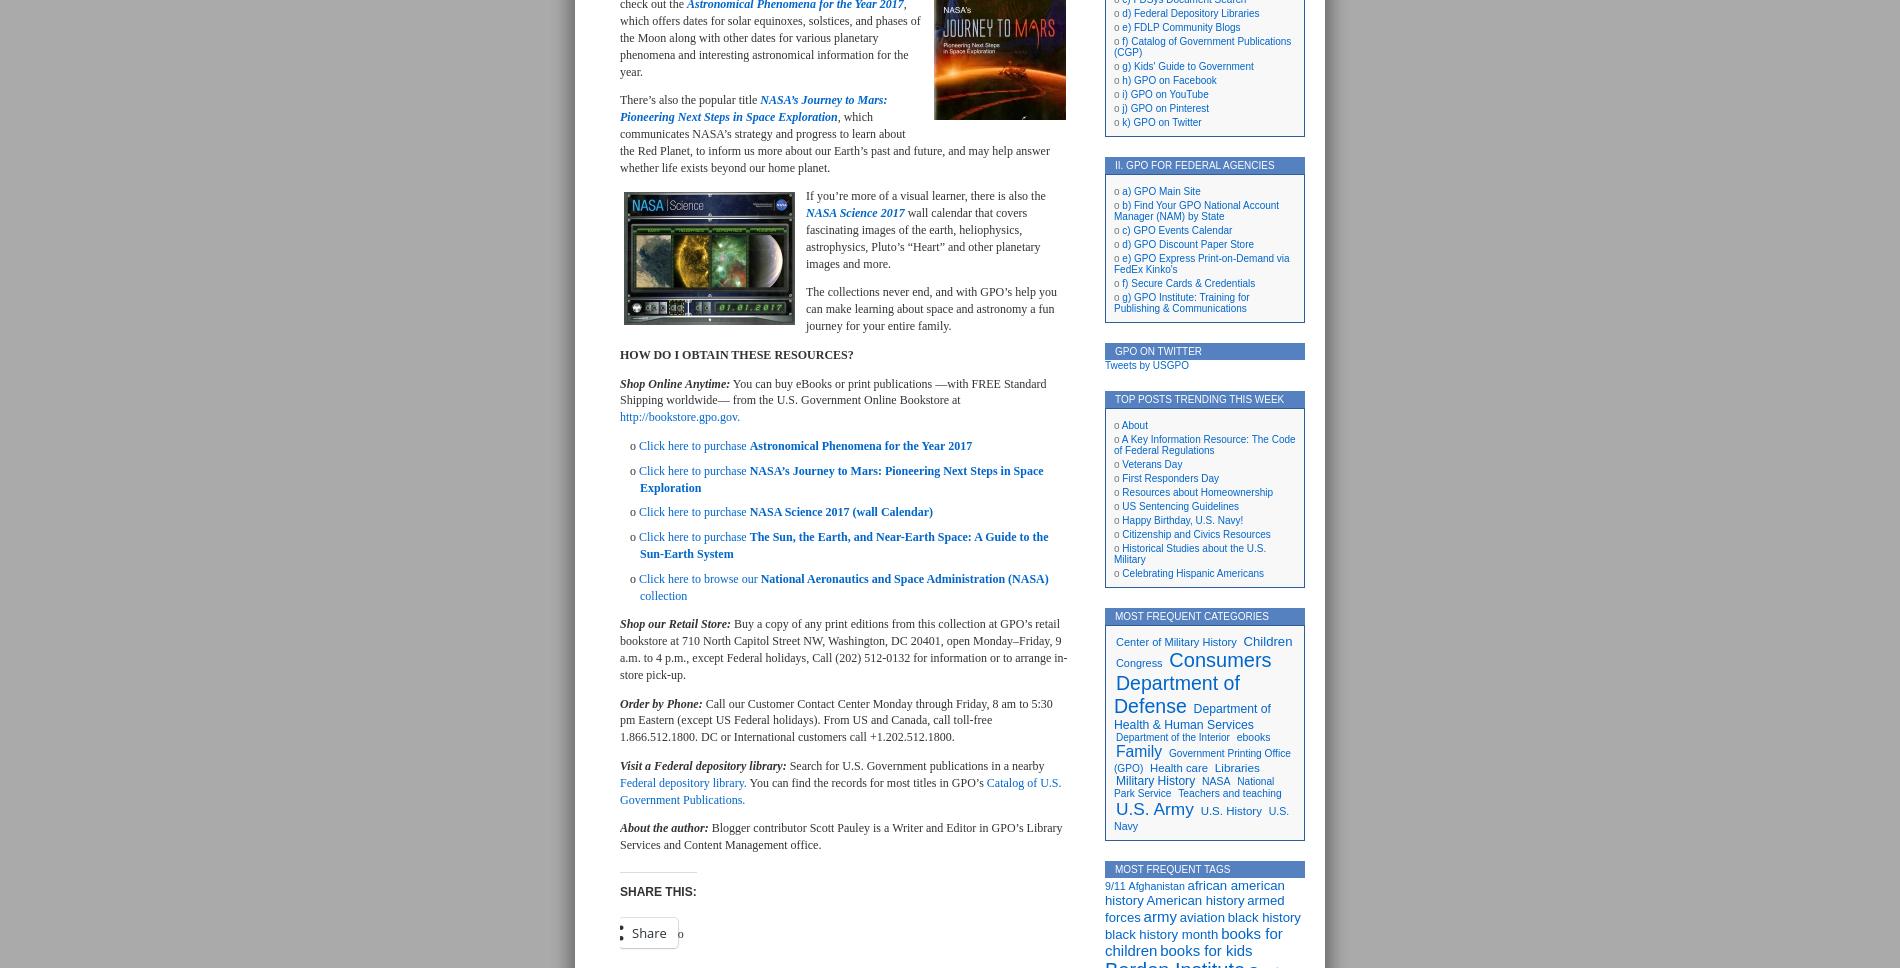 The image size is (1900, 968). Describe the element at coordinates (924, 196) in the screenshot. I see `'If you’re more of a visual learner, there is also the'` at that location.